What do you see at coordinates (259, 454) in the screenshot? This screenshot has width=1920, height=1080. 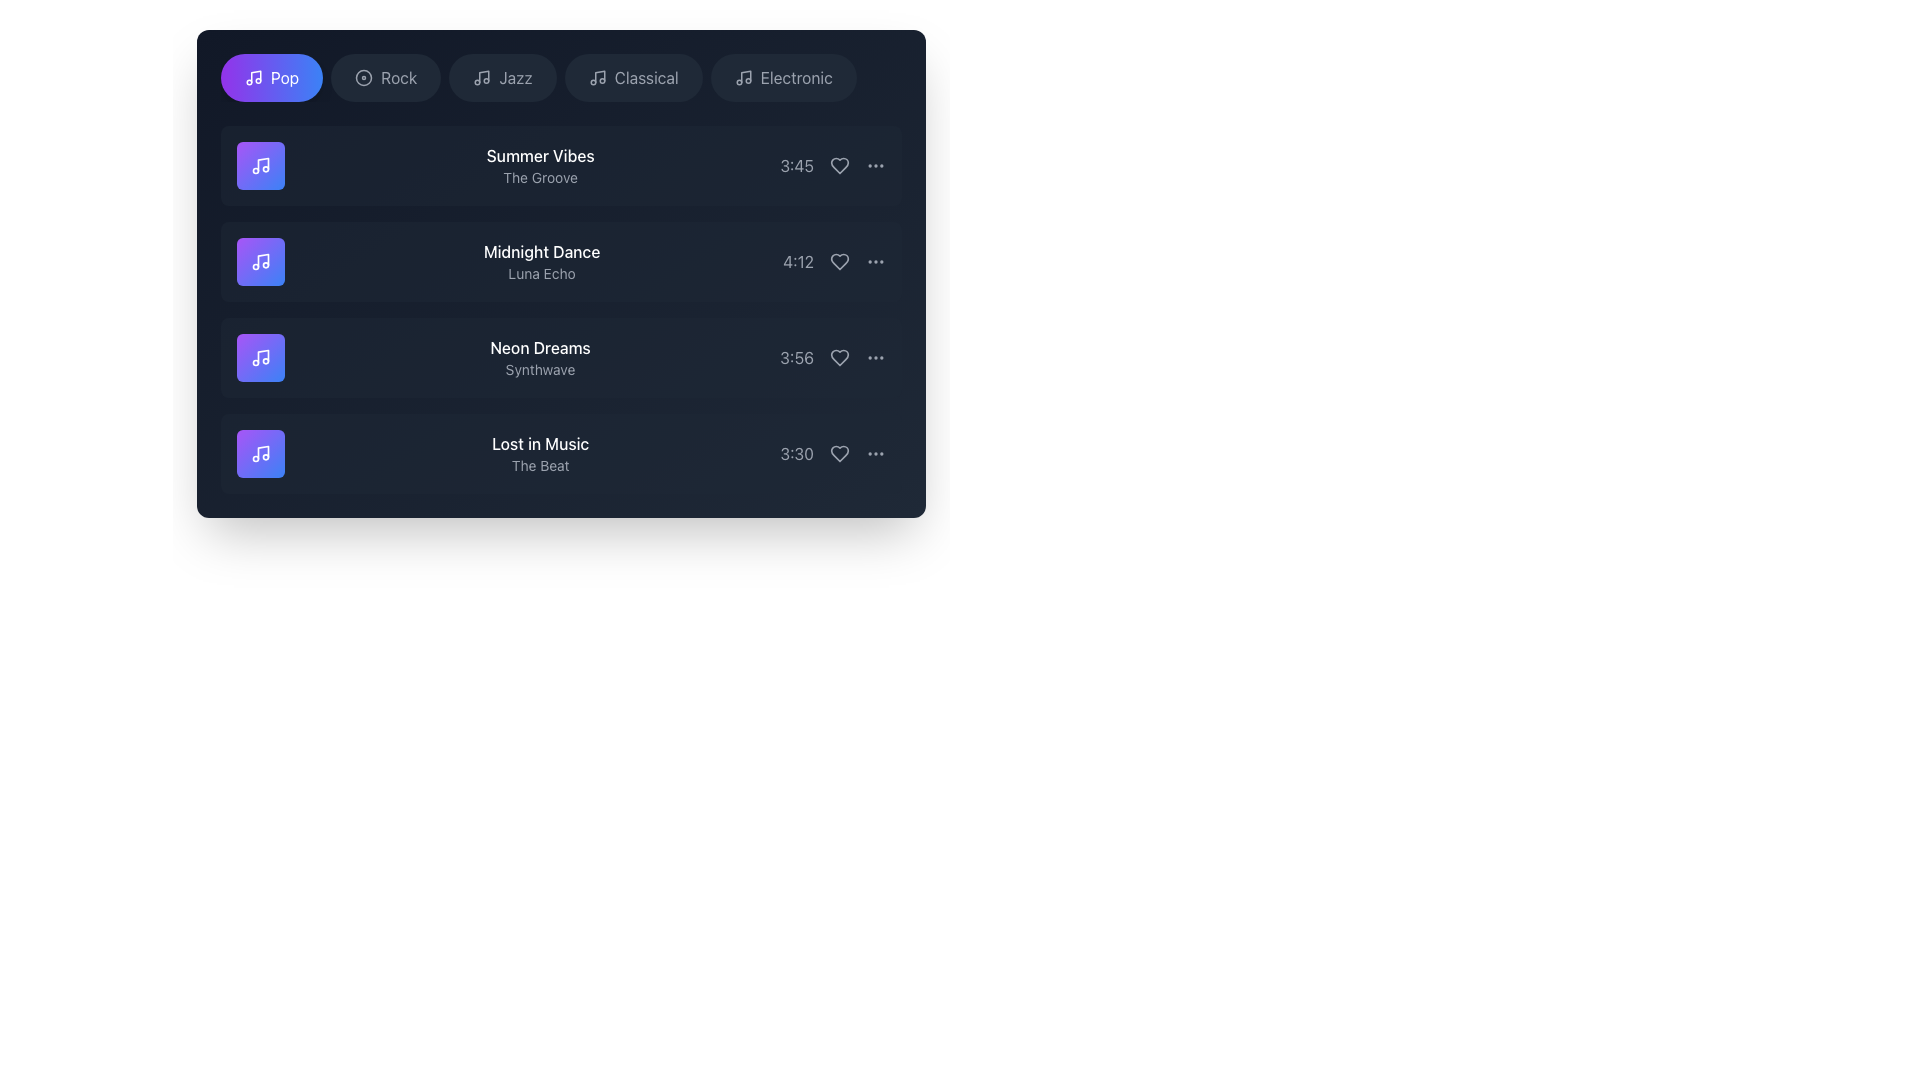 I see `the music file icon located in the last row of the list, which serves as an identifying icon for its associated content` at bounding box center [259, 454].